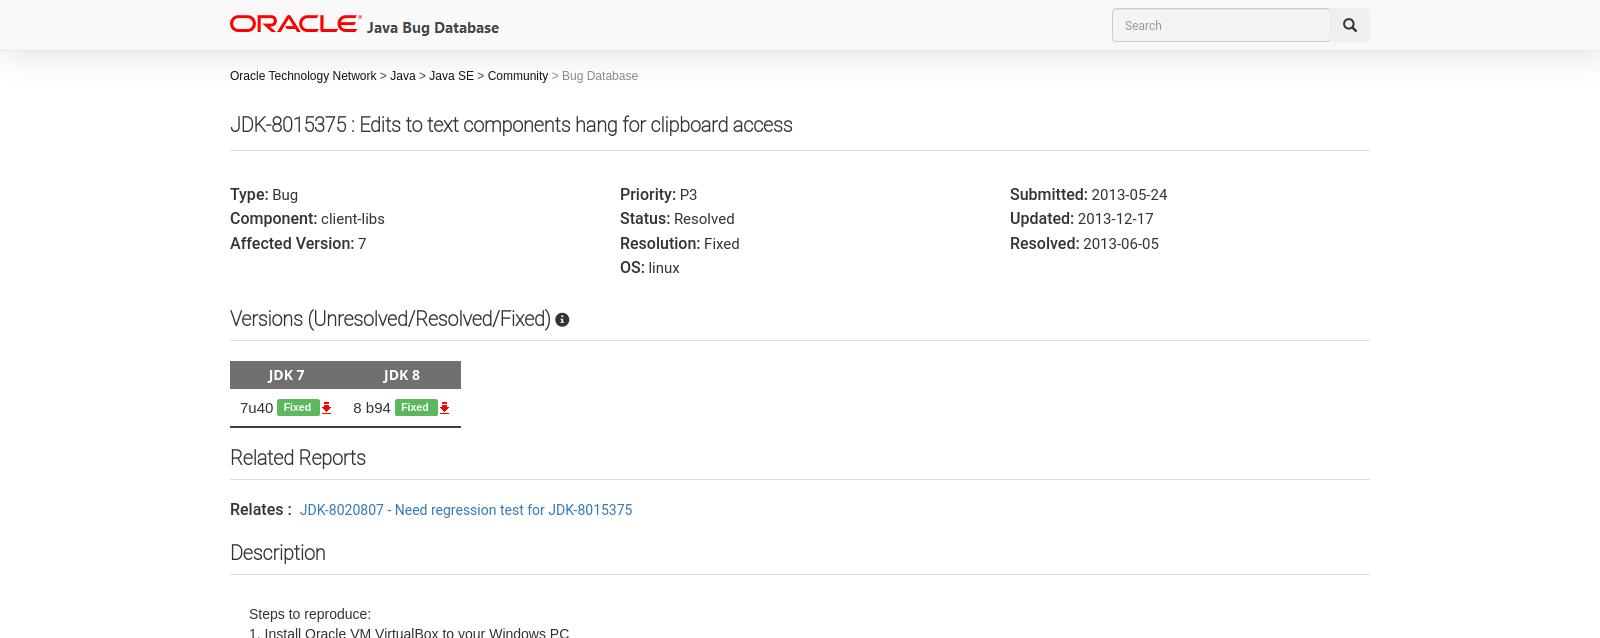 This screenshot has height=638, width=1600. What do you see at coordinates (1044, 242) in the screenshot?
I see `'Resolved:'` at bounding box center [1044, 242].